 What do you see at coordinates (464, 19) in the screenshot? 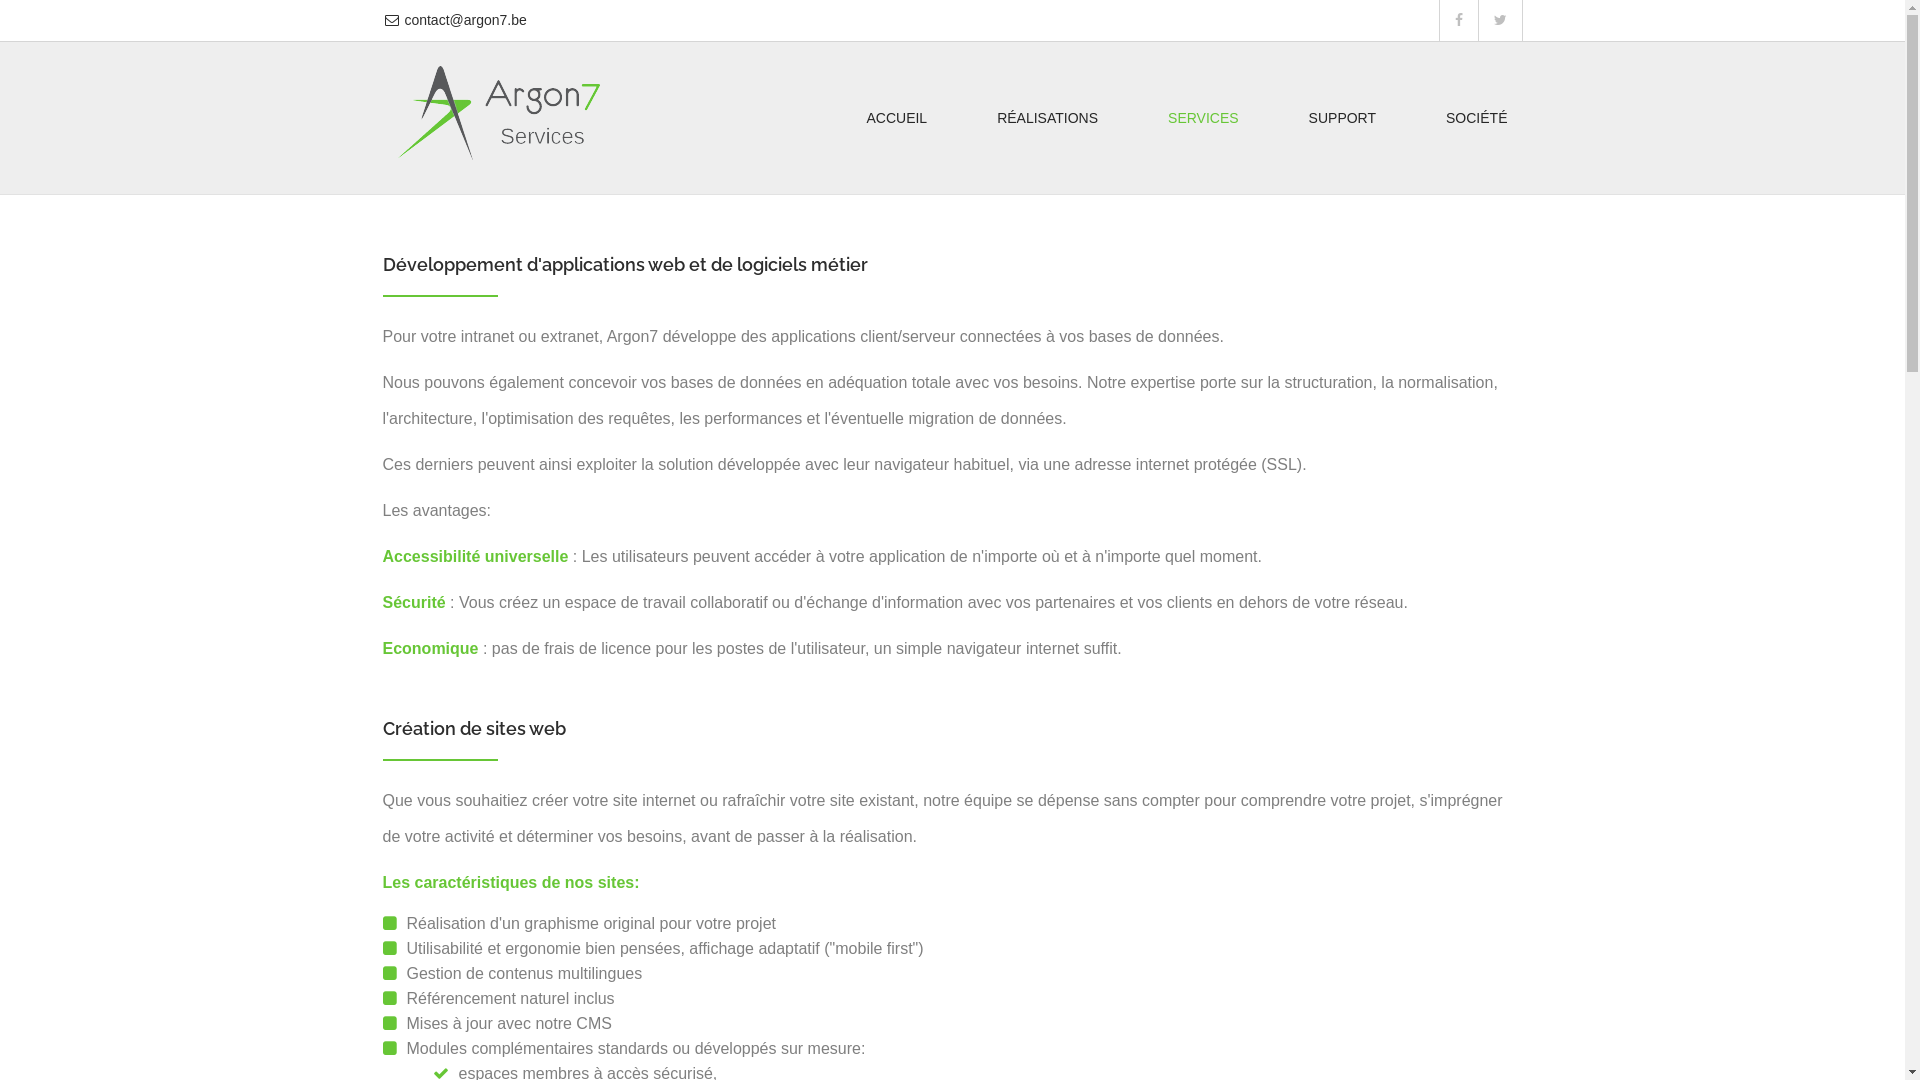
I see `'contact@argon7.be'` at bounding box center [464, 19].